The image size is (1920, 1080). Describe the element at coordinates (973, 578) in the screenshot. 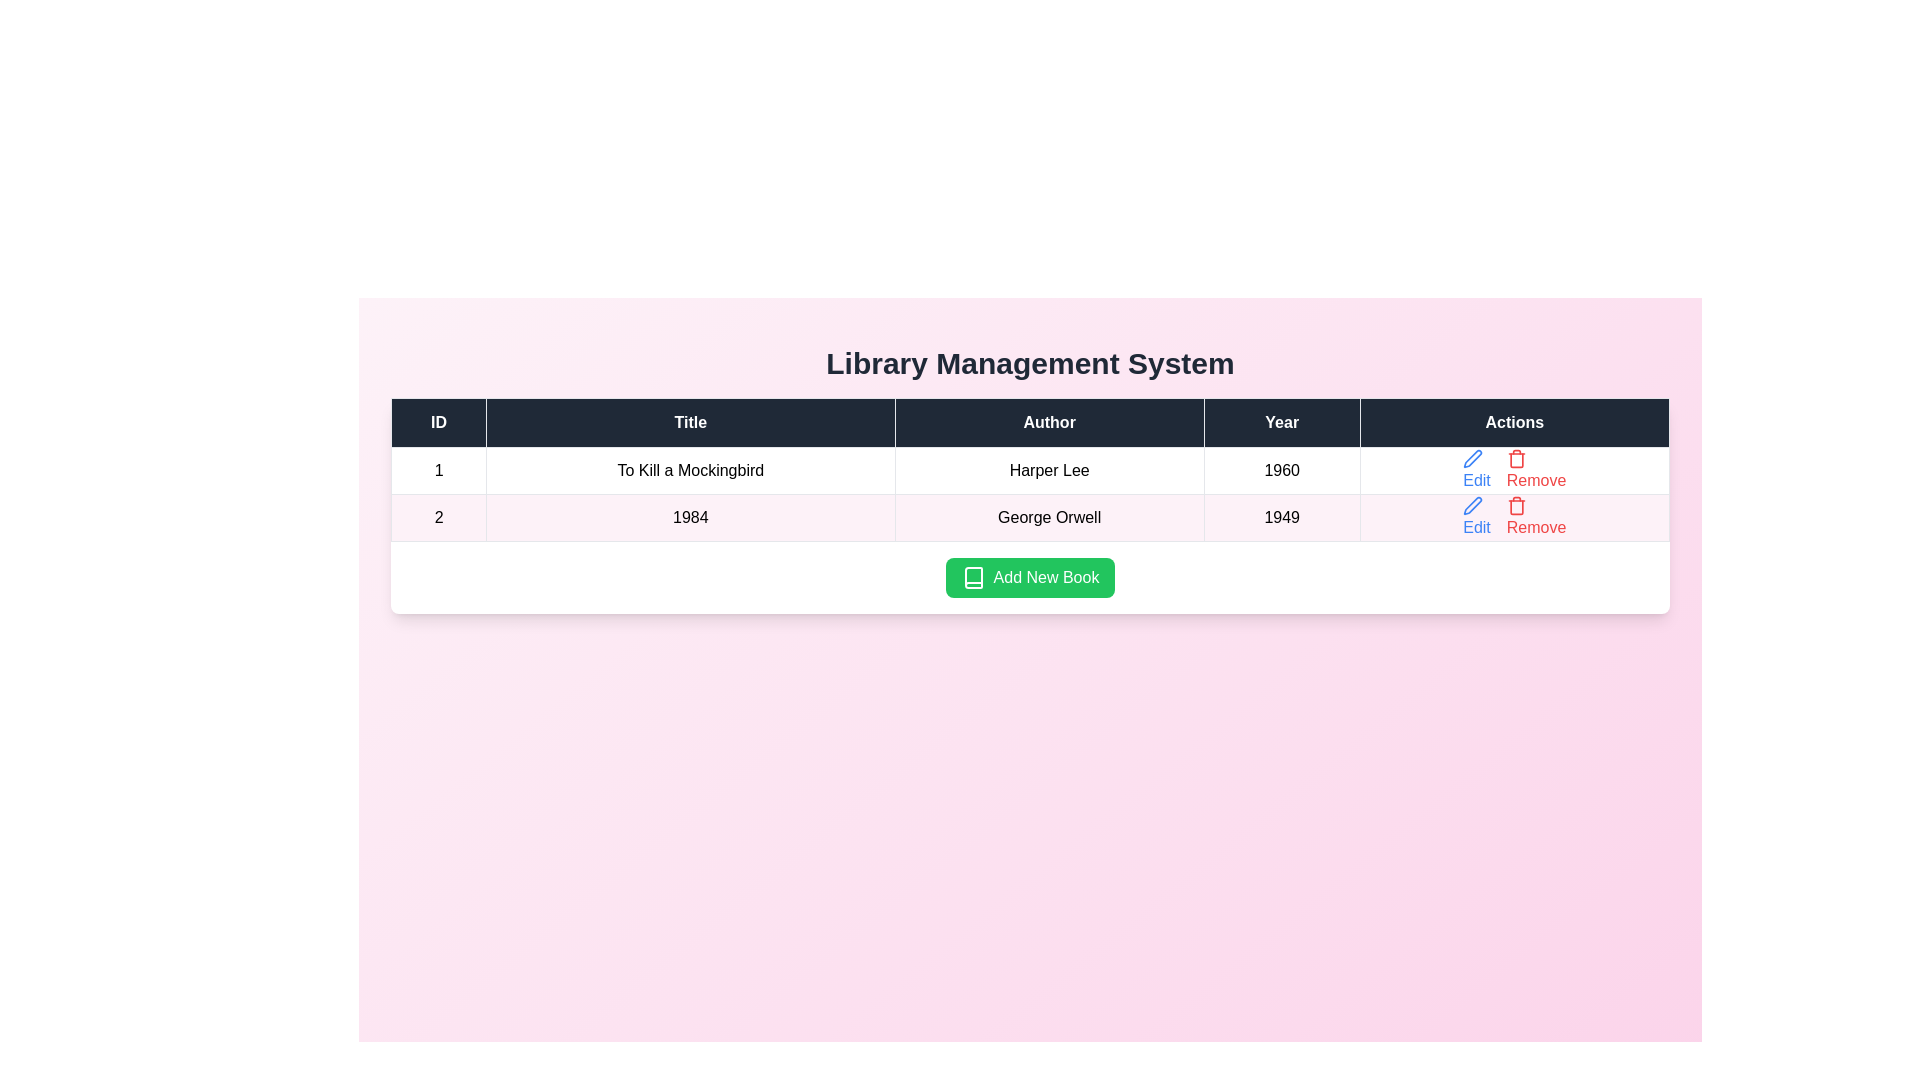

I see `the Decorative icon located to the left of the 'Add New Book' button, which serves as a visual aid for the button's functionality` at that location.